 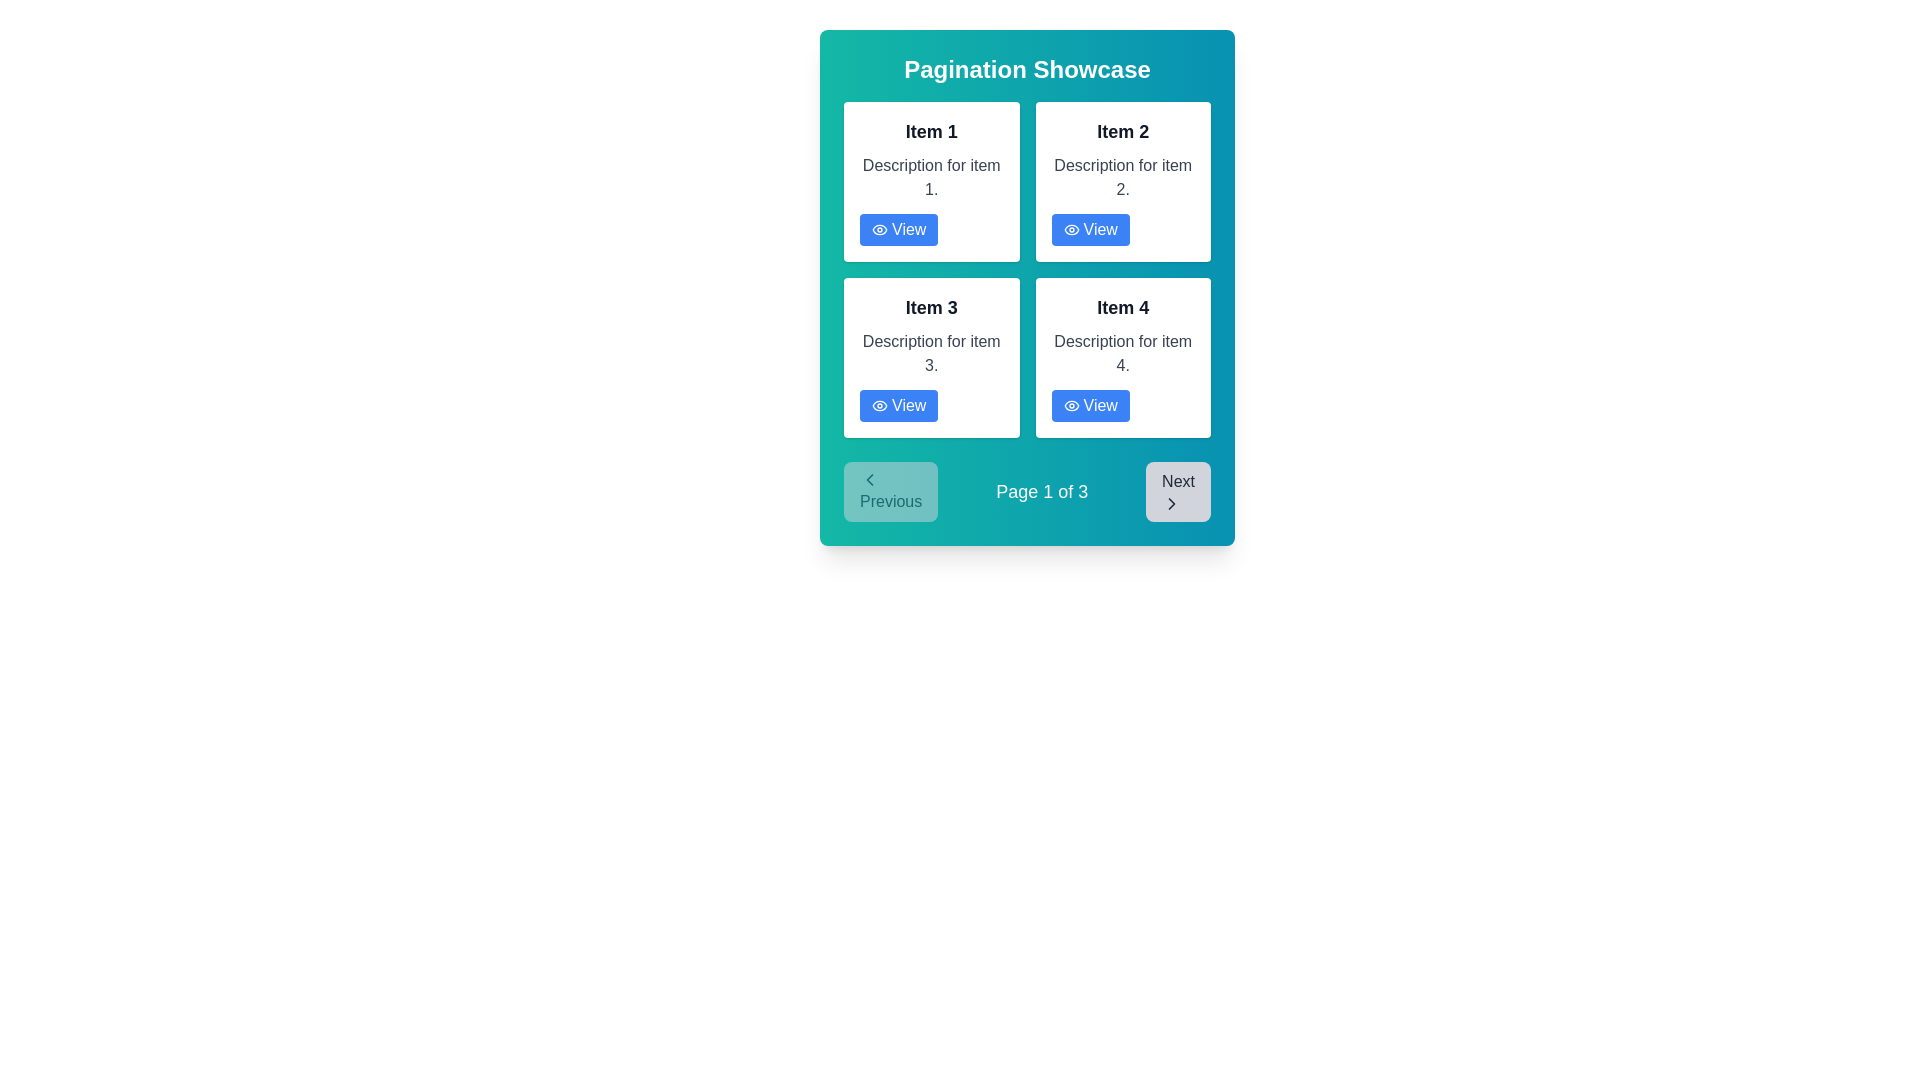 I want to click on the text block saying 'Description for item 2.' located in the second card of the grid layout, beneath the title 'Item 2', so click(x=1123, y=176).